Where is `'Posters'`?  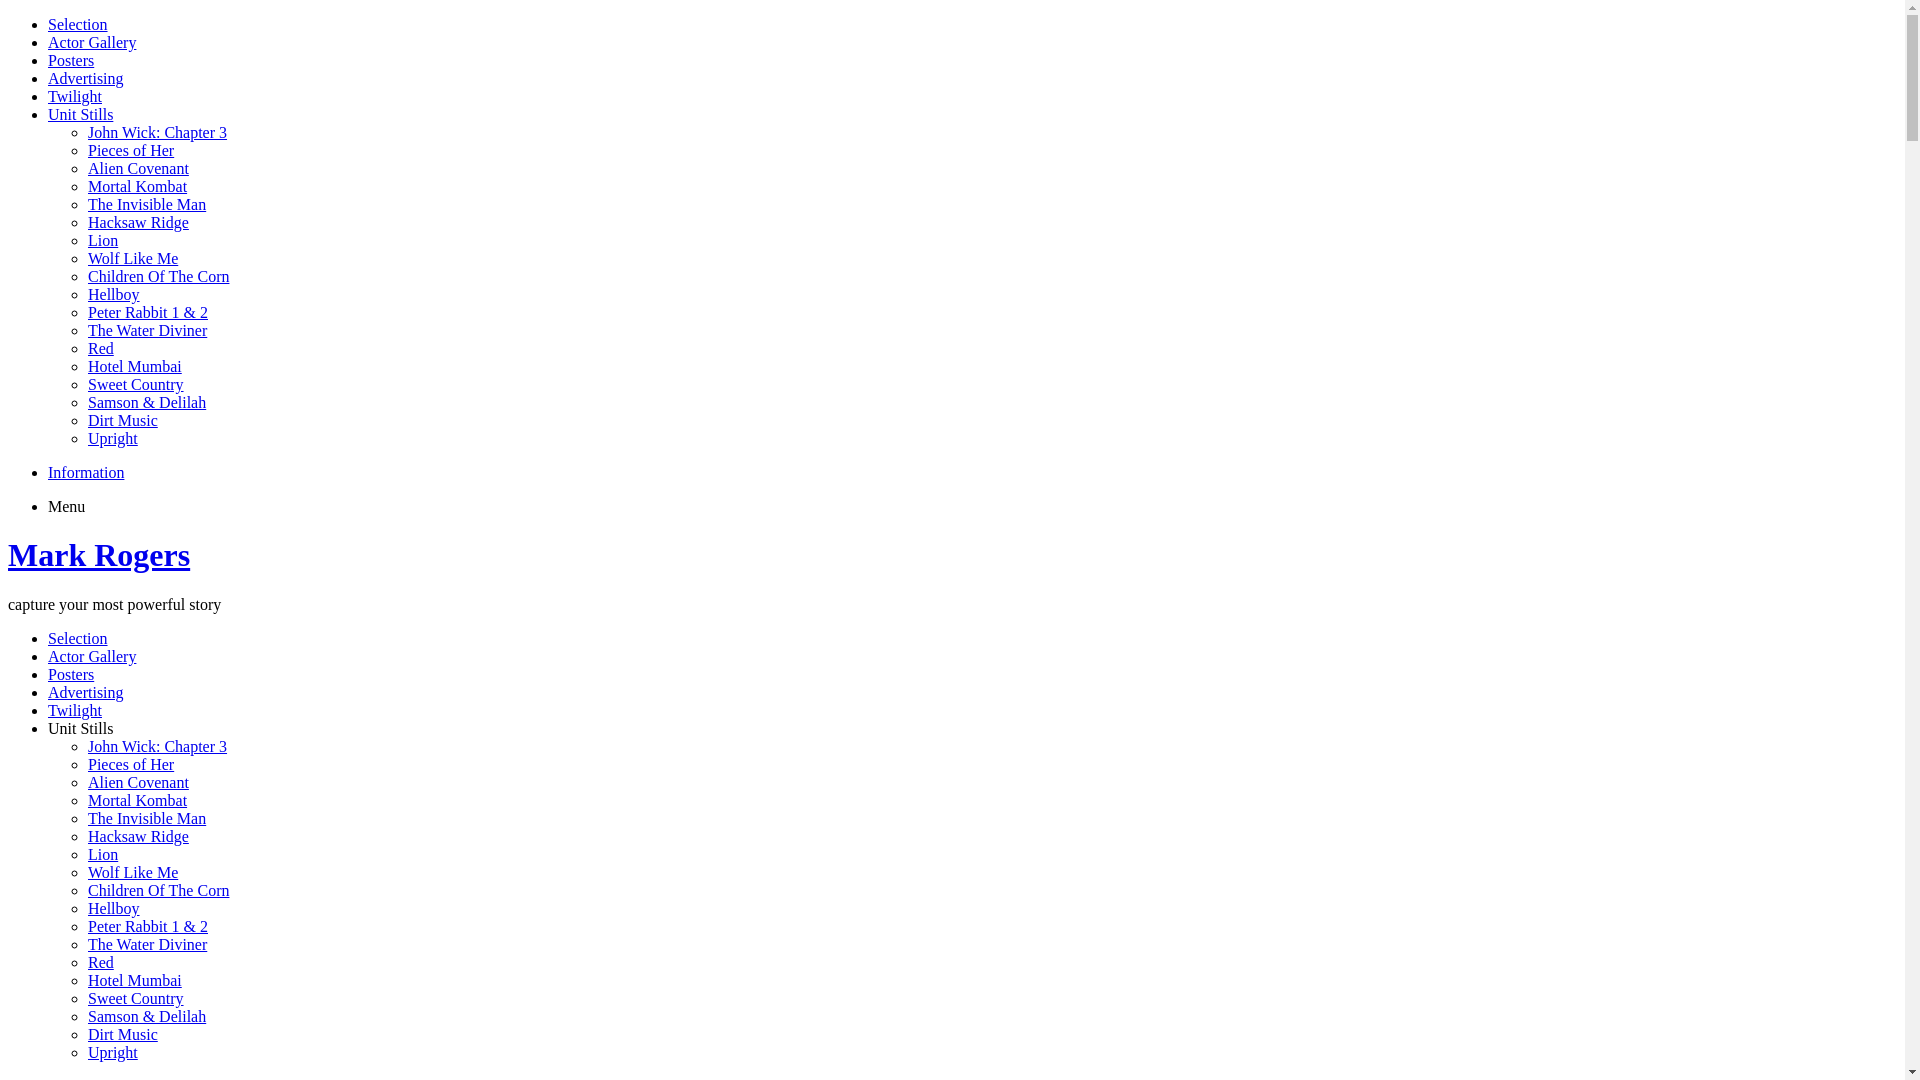
'Posters' is located at coordinates (71, 59).